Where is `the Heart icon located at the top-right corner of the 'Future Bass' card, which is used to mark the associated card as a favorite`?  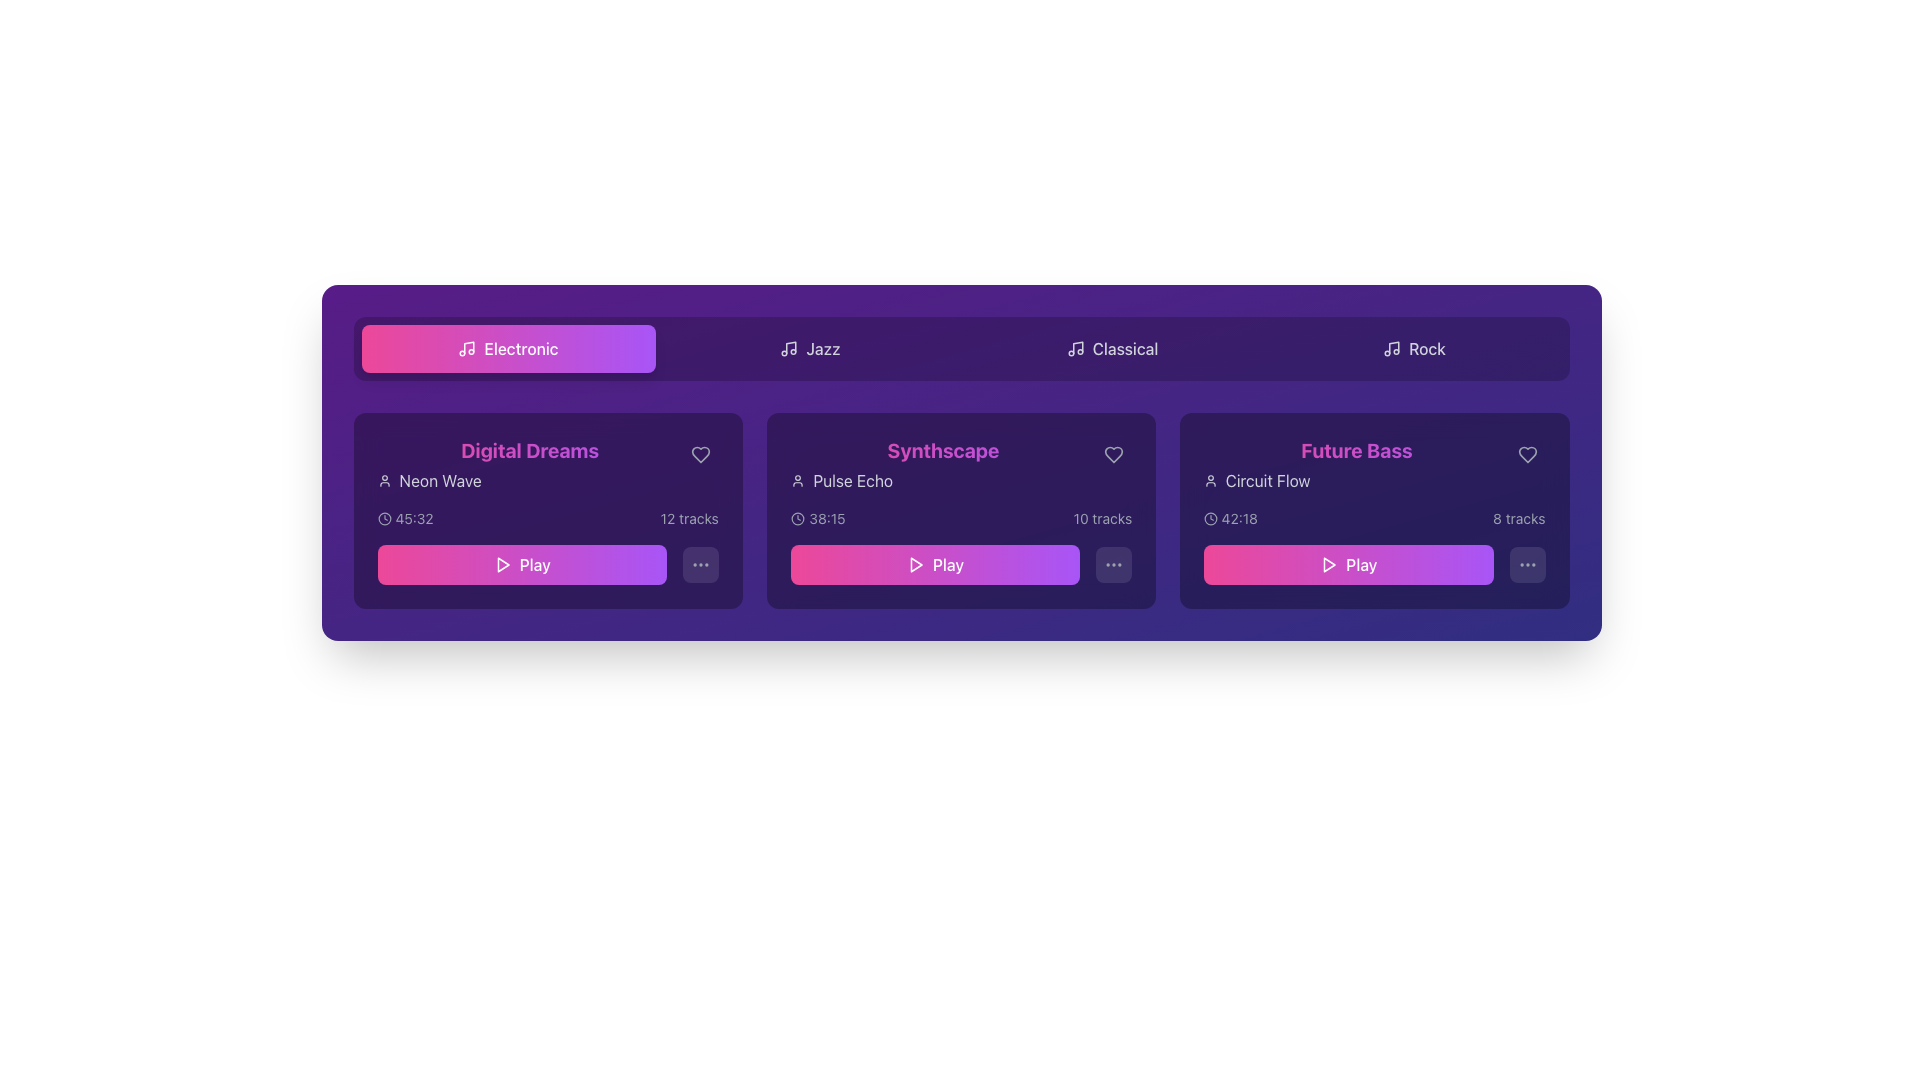
the Heart icon located at the top-right corner of the 'Future Bass' card, which is used to mark the associated card as a favorite is located at coordinates (1526, 455).